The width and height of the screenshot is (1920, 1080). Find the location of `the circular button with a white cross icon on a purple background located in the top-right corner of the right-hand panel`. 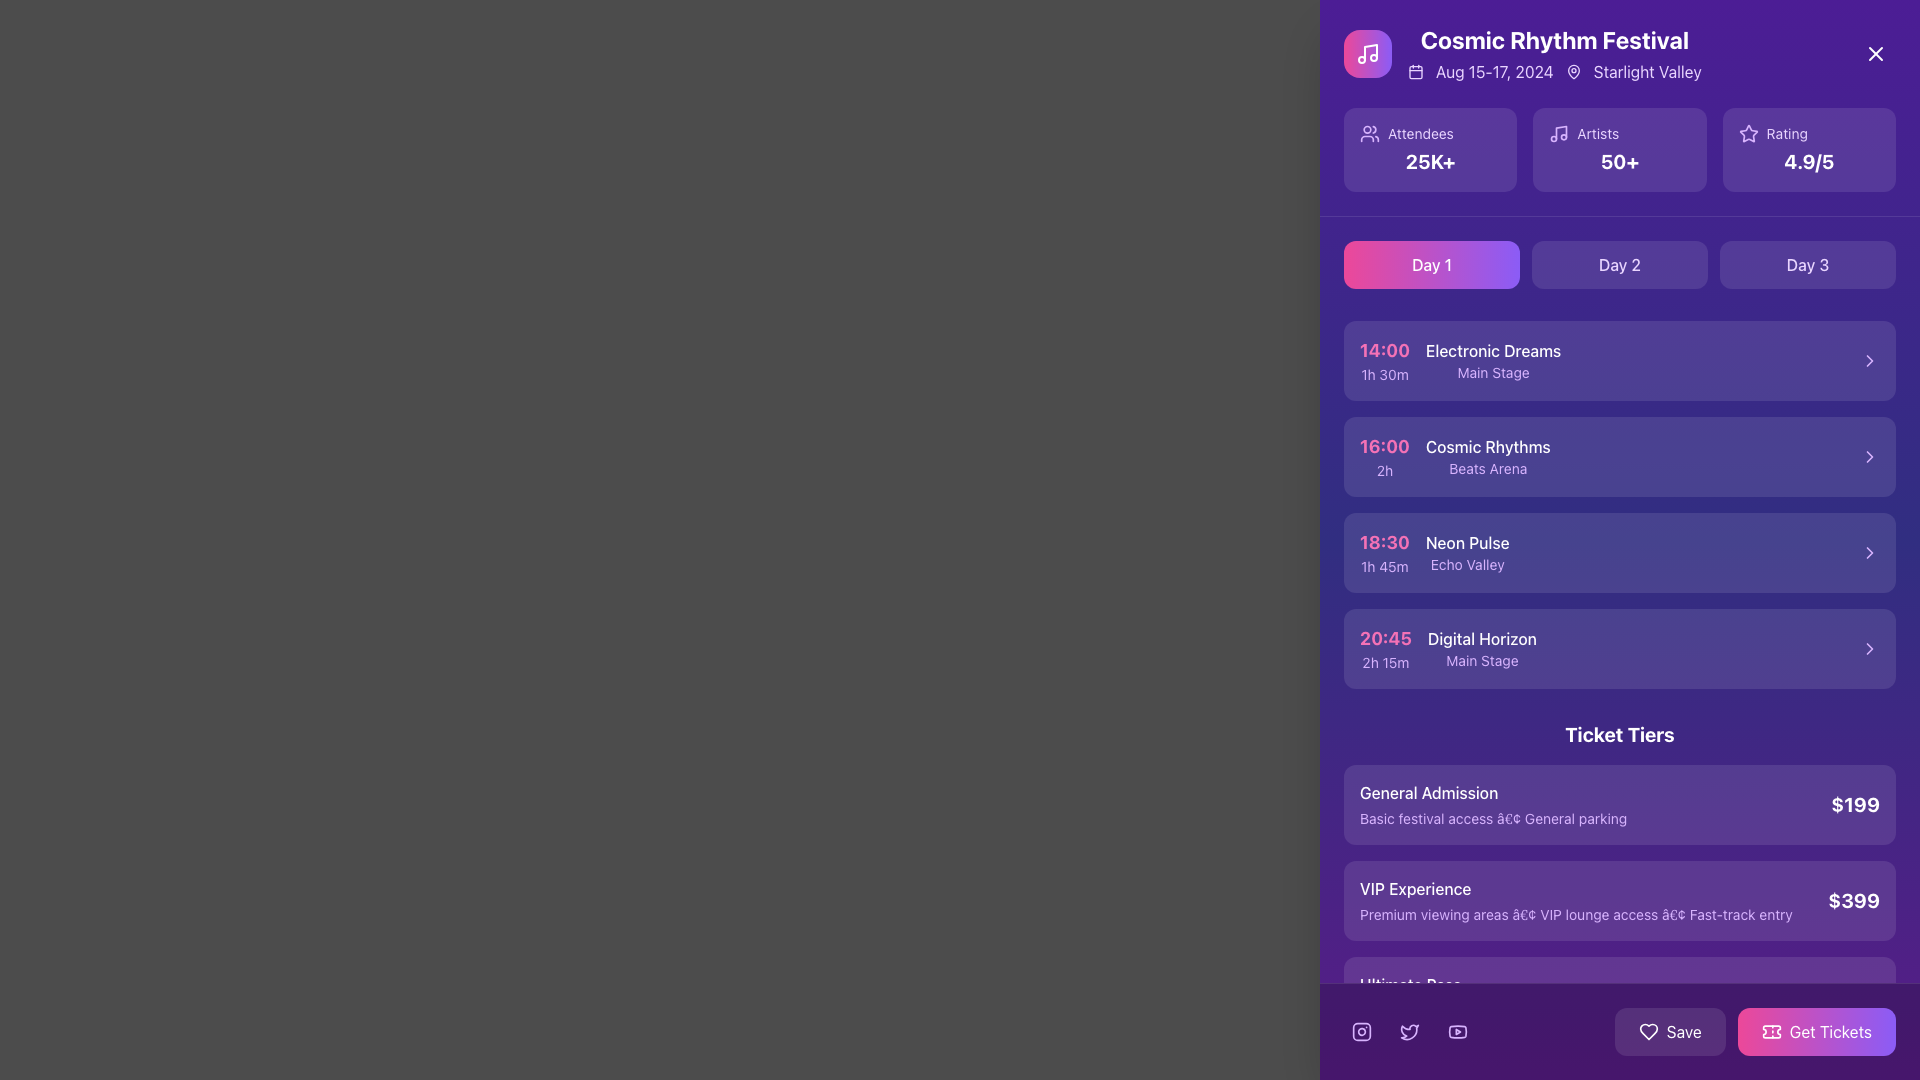

the circular button with a white cross icon on a purple background located in the top-right corner of the right-hand panel is located at coordinates (1875, 53).